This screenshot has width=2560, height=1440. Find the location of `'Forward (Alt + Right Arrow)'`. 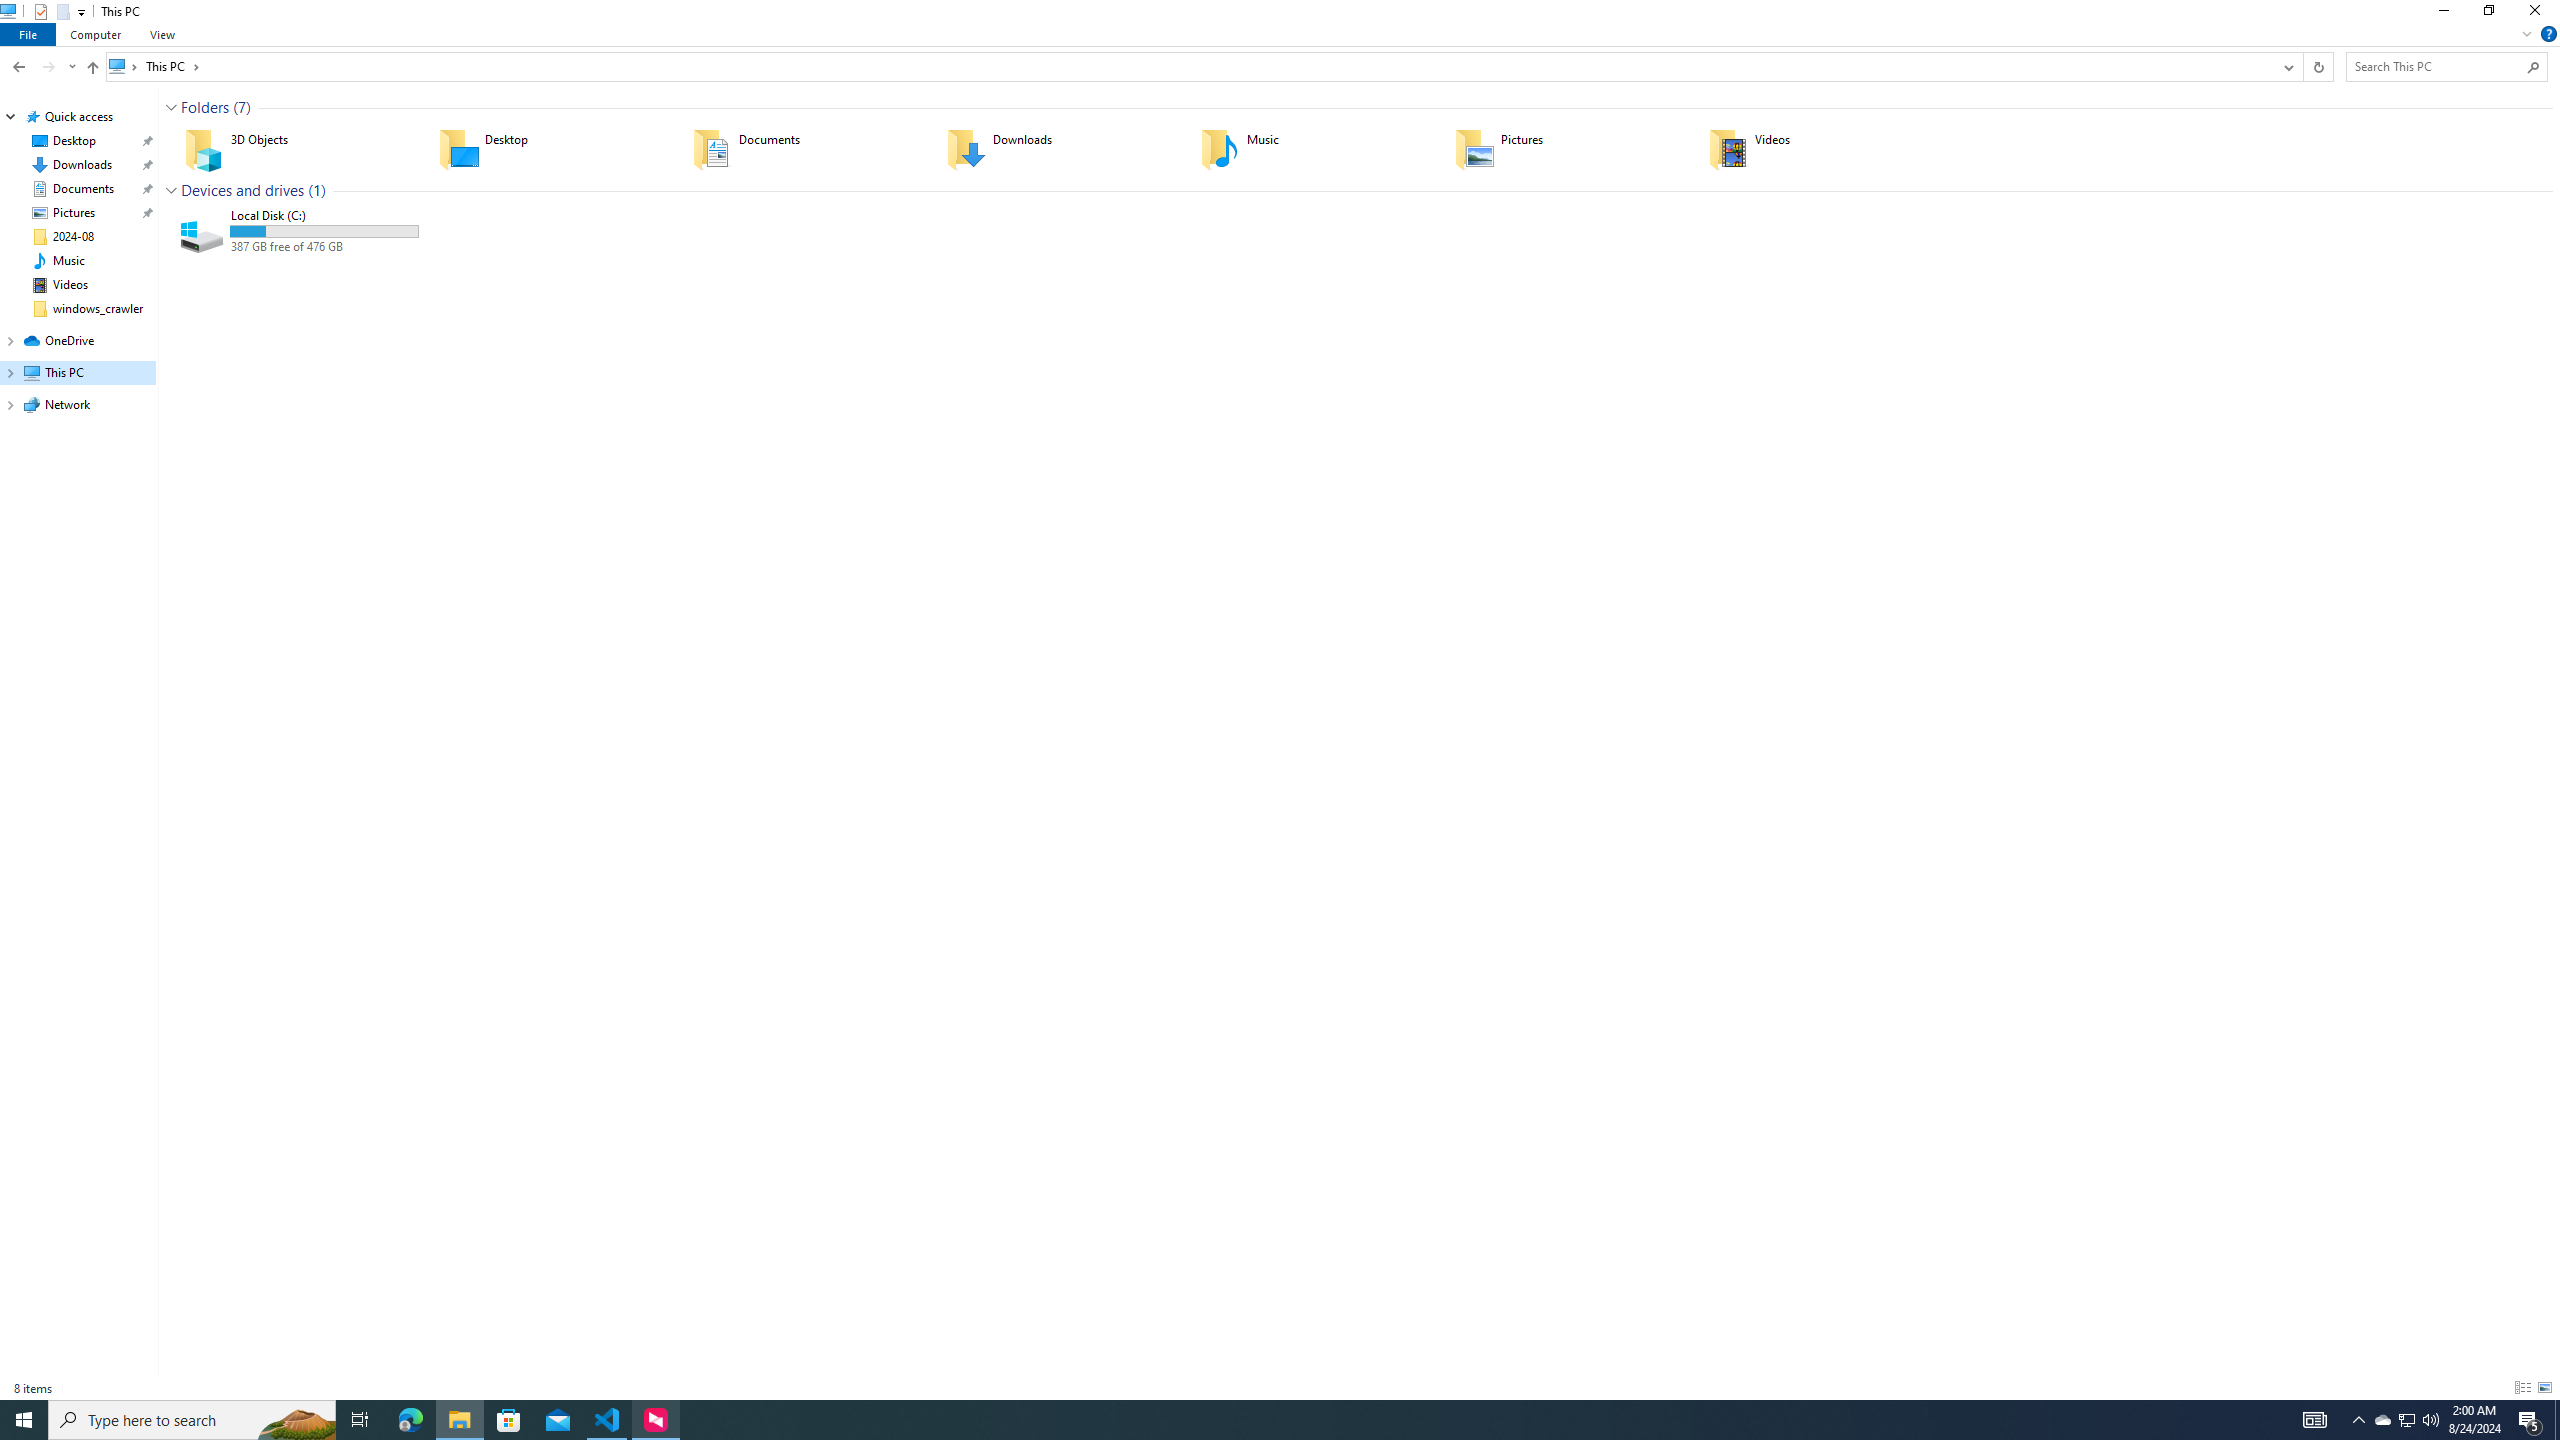

'Forward (Alt + Right Arrow)' is located at coordinates (48, 65).